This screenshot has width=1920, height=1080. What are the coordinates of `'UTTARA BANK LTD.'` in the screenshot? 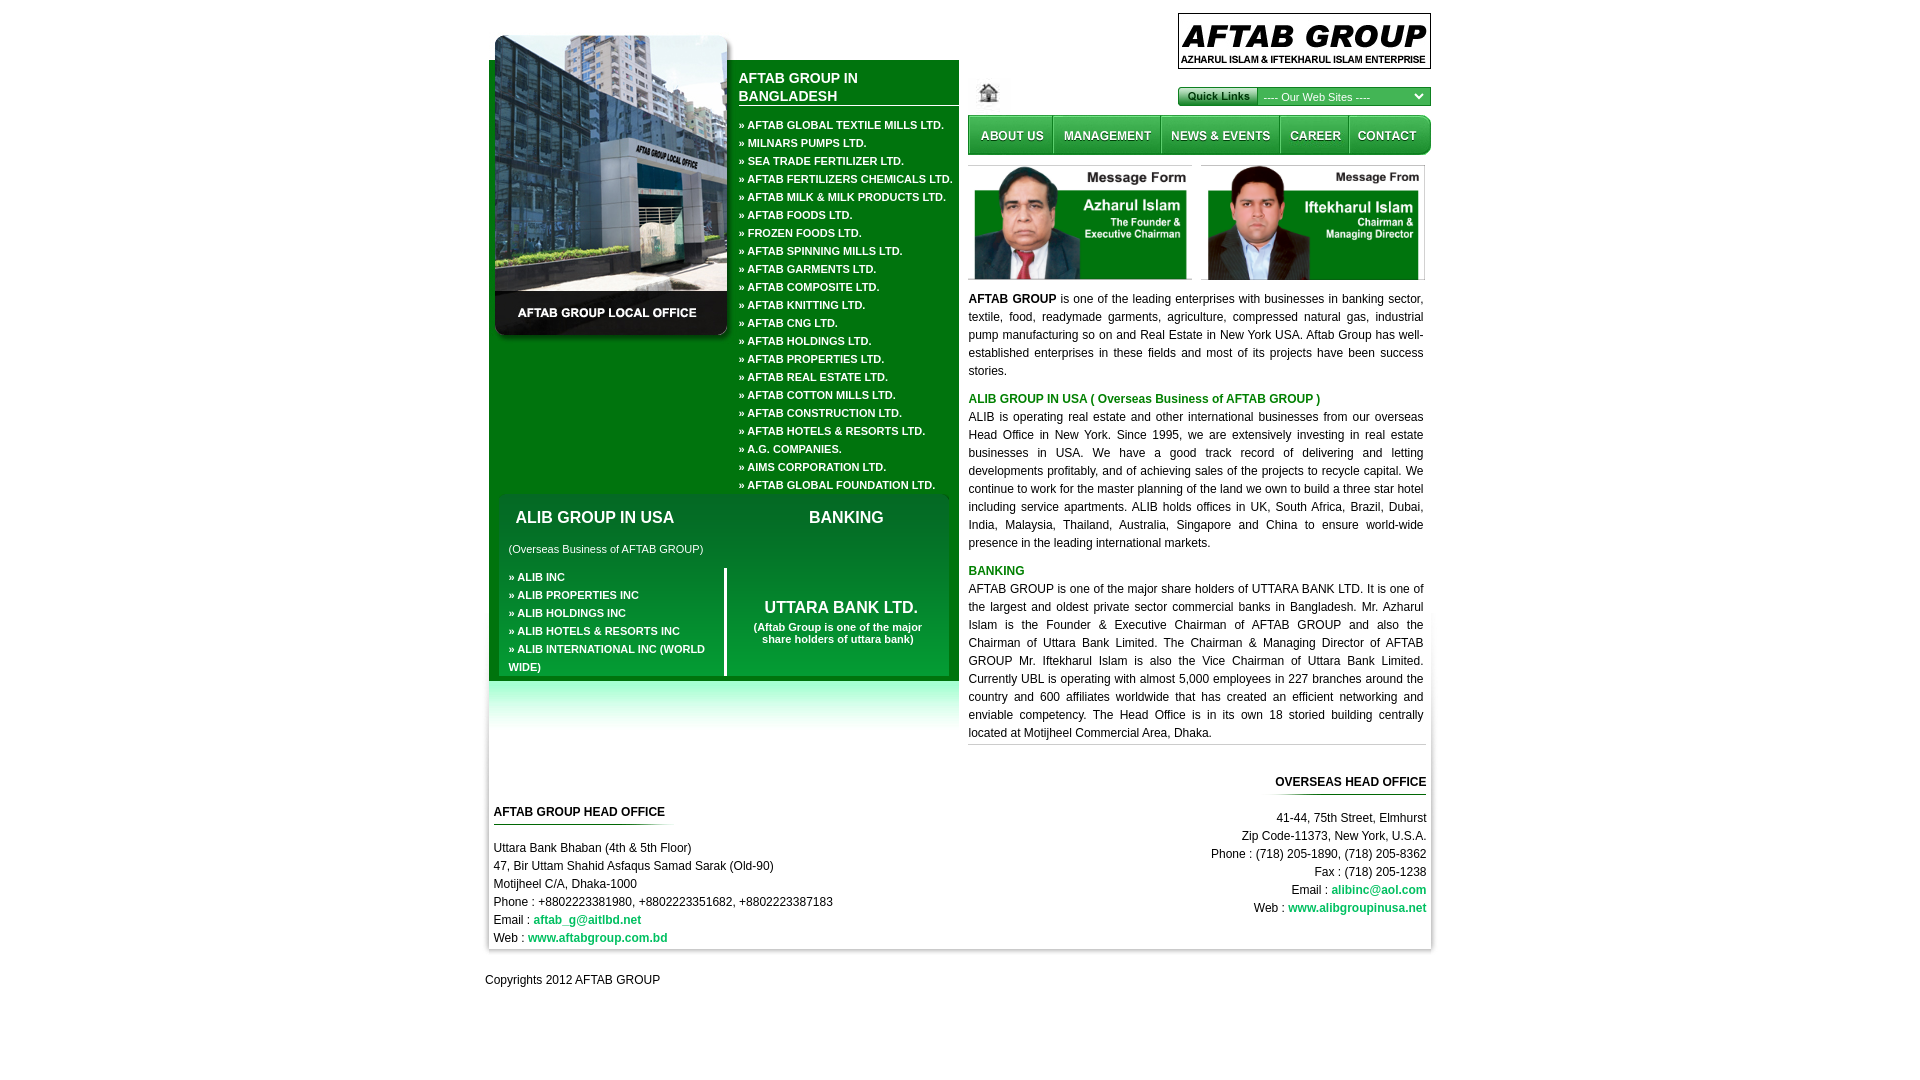 It's located at (838, 599).